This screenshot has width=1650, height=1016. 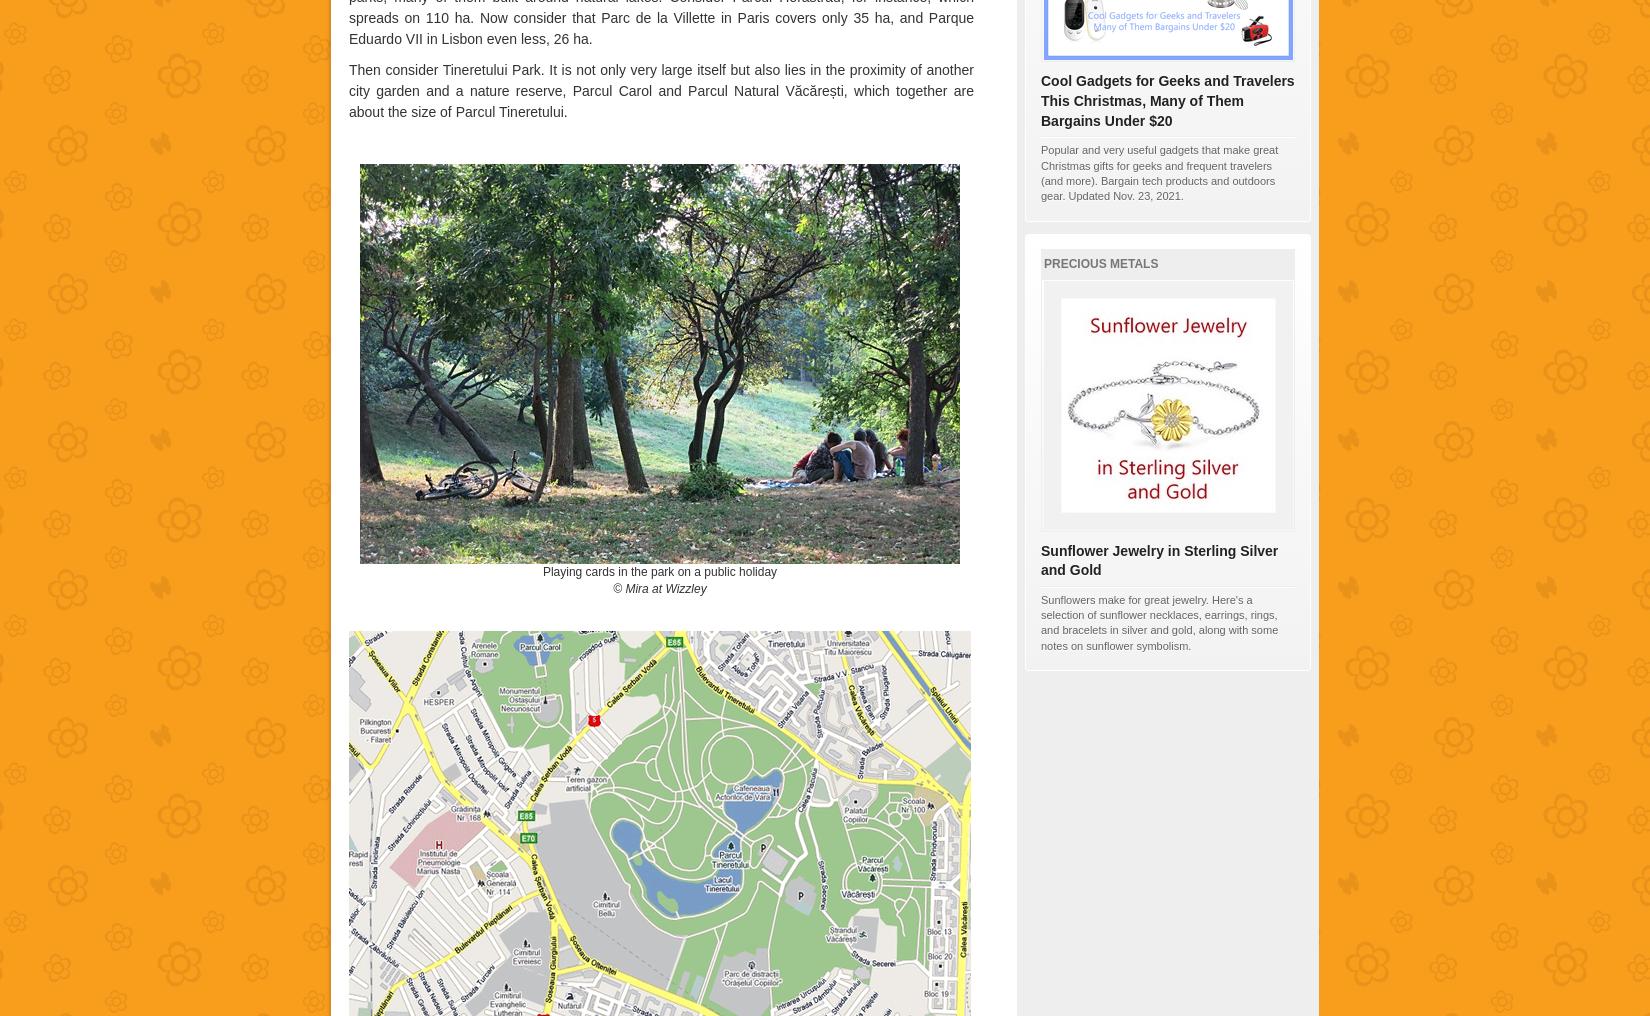 I want to click on 'Sunflowers make for great jewelry. Here's a selection of sunflower necklaces, earrings, rings, and bracelets in silver and gold, along with some notes on sunflower symbolism.', so click(x=1040, y=621).